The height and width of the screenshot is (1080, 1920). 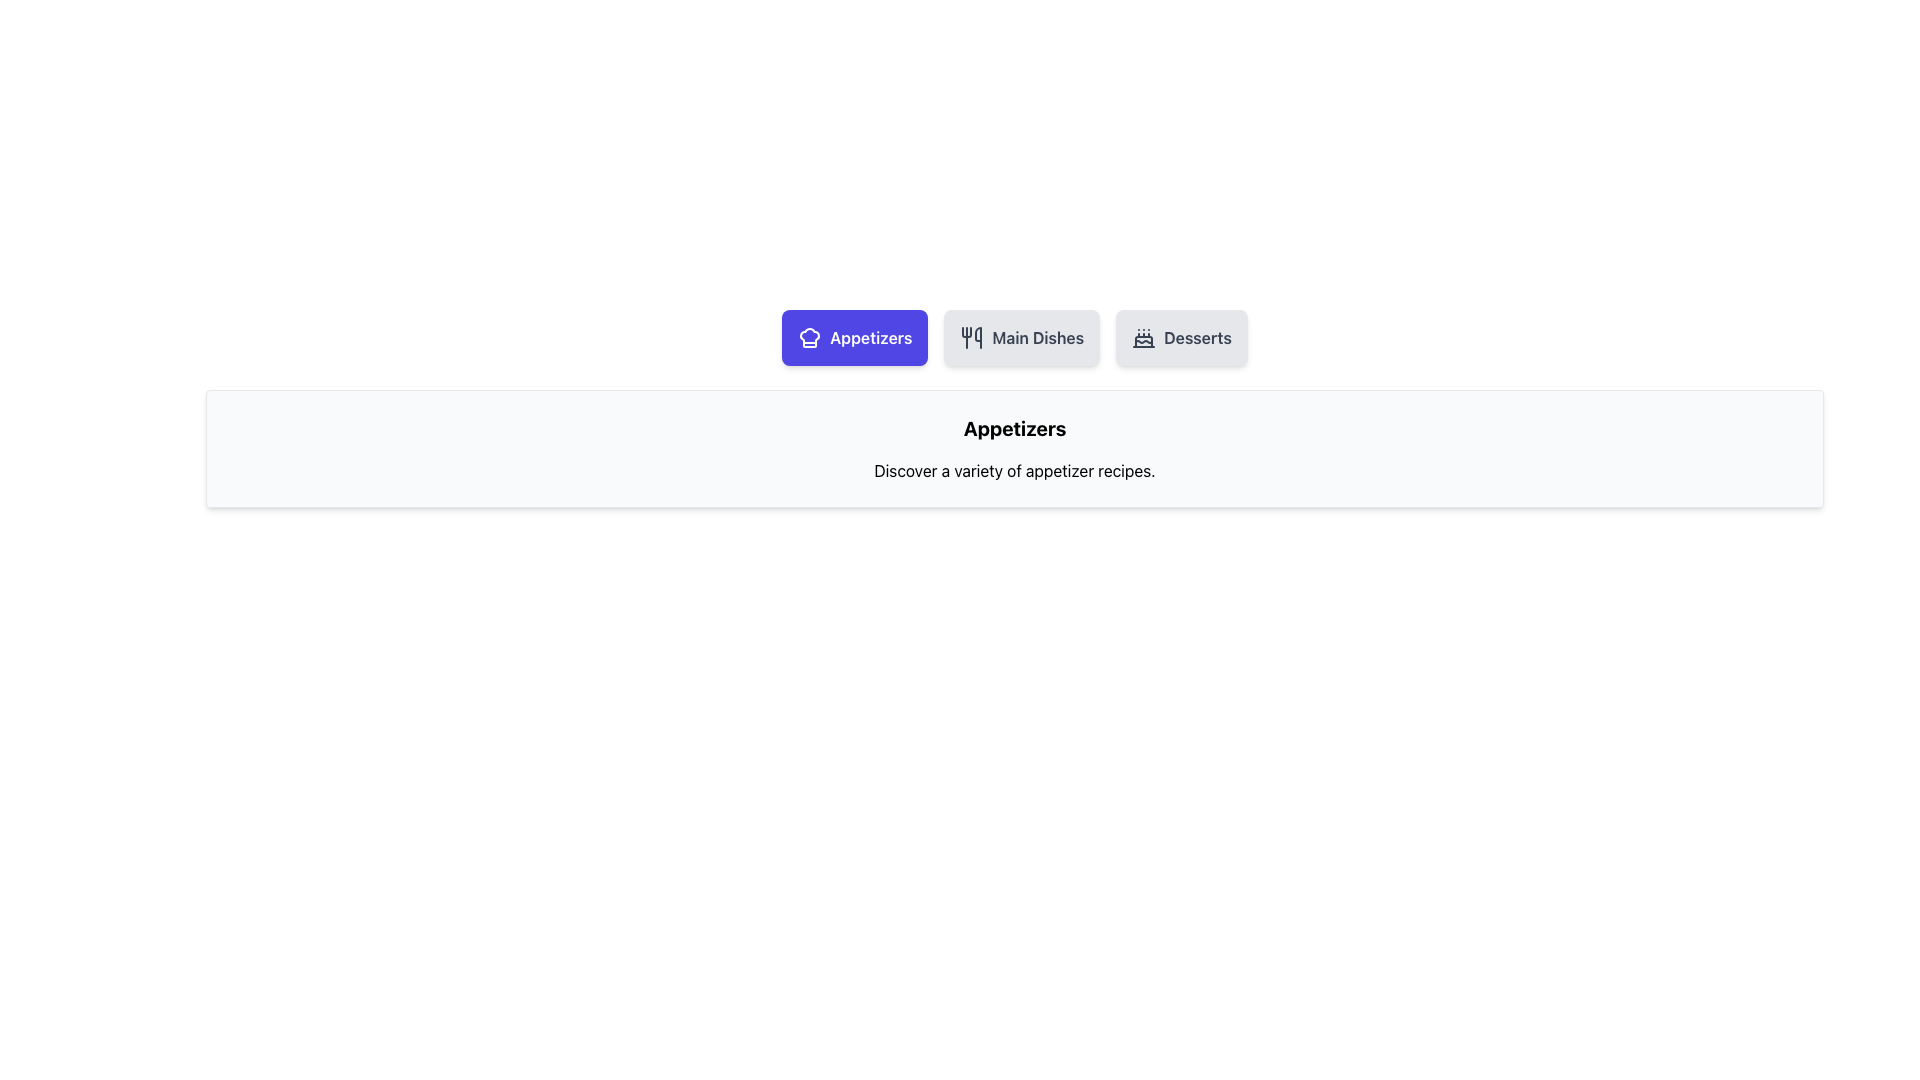 I want to click on the dessert navigation button using Tab navigation, so click(x=1181, y=337).